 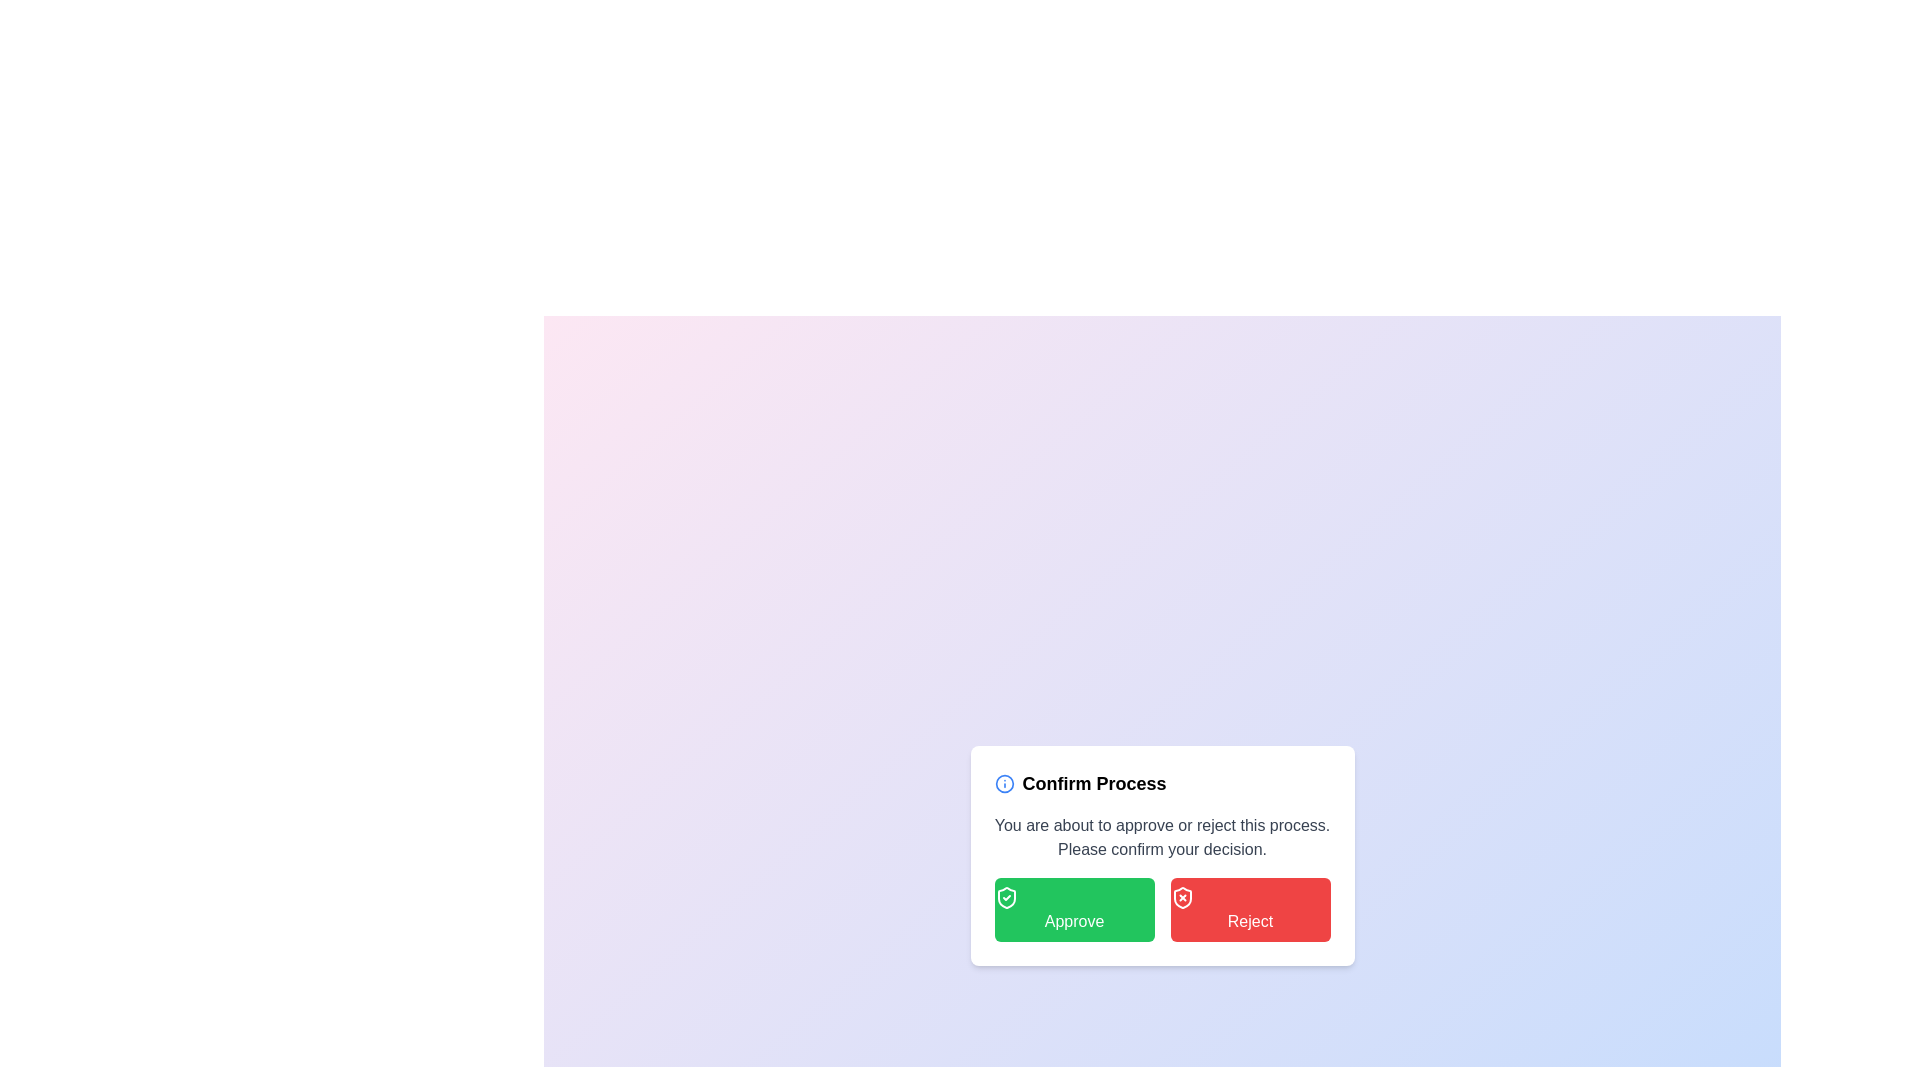 I want to click on the rejection button located at the lower-right part of the confirmation dialog box, so click(x=1249, y=910).